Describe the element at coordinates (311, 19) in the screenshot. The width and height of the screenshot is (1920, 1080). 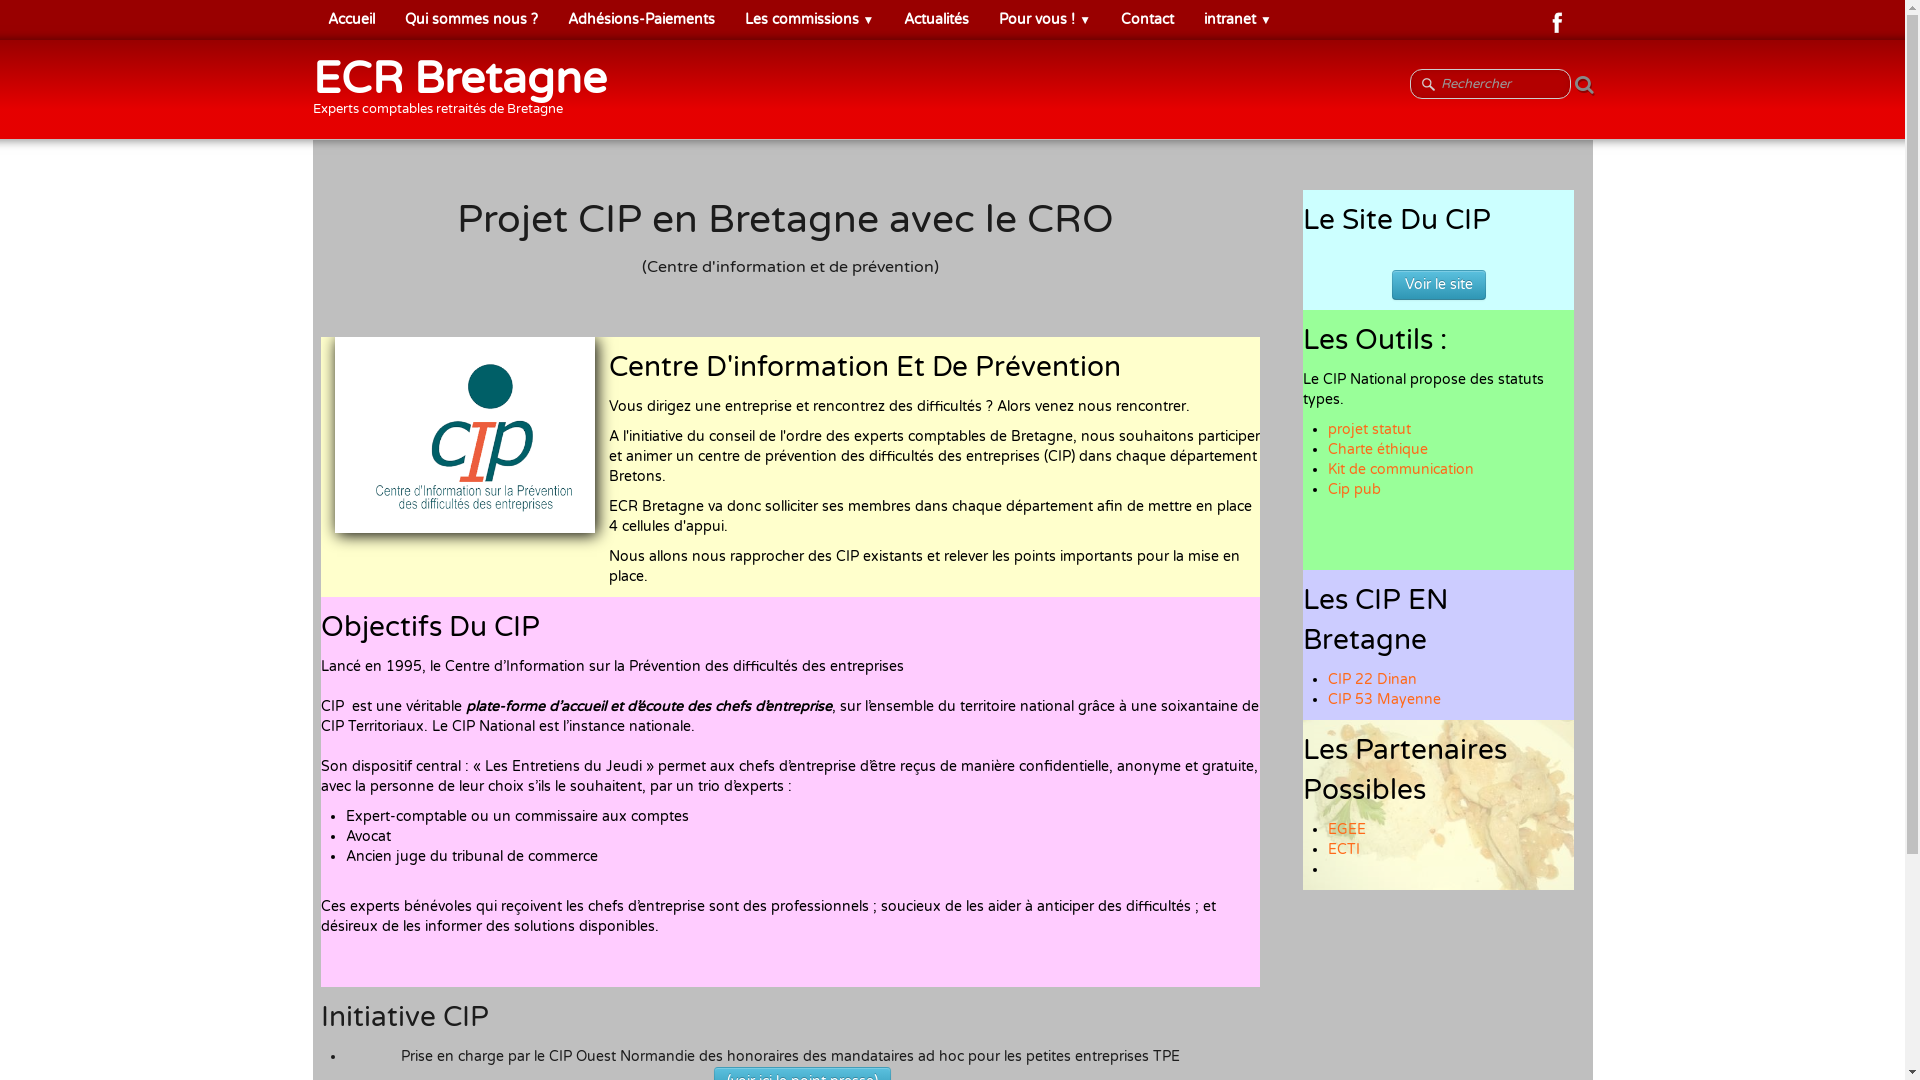
I see `'Accueil'` at that location.